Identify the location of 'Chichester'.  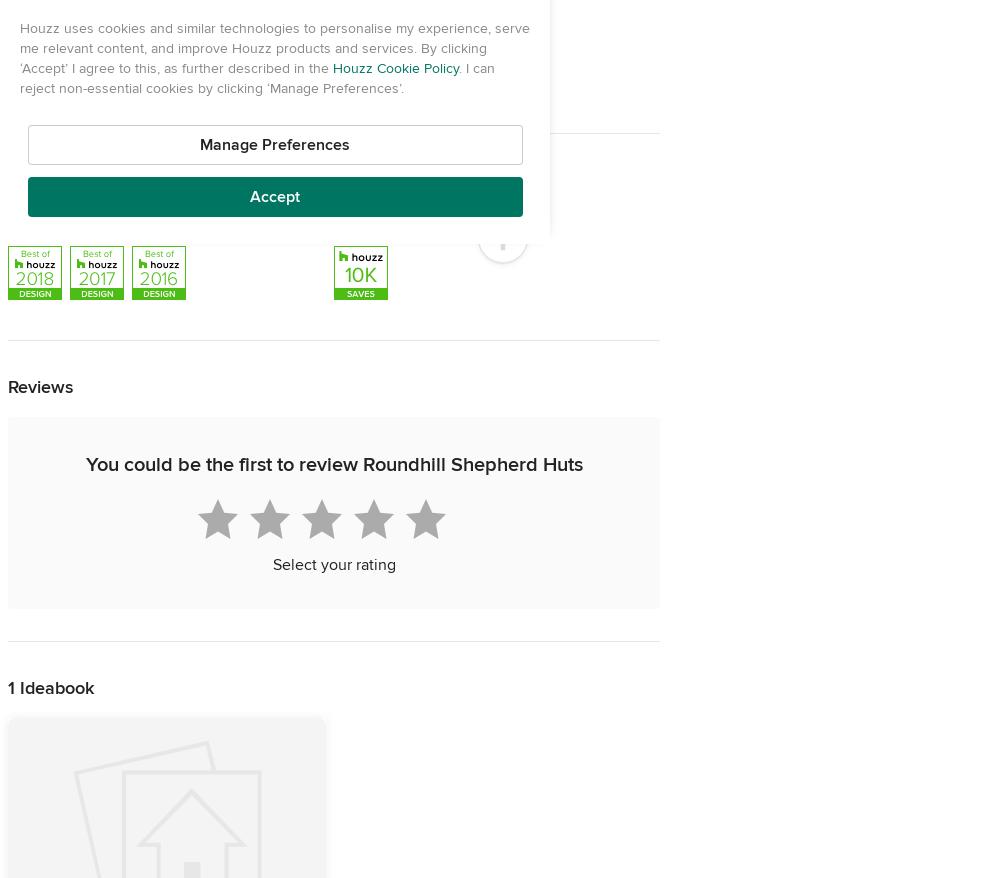
(8, 69).